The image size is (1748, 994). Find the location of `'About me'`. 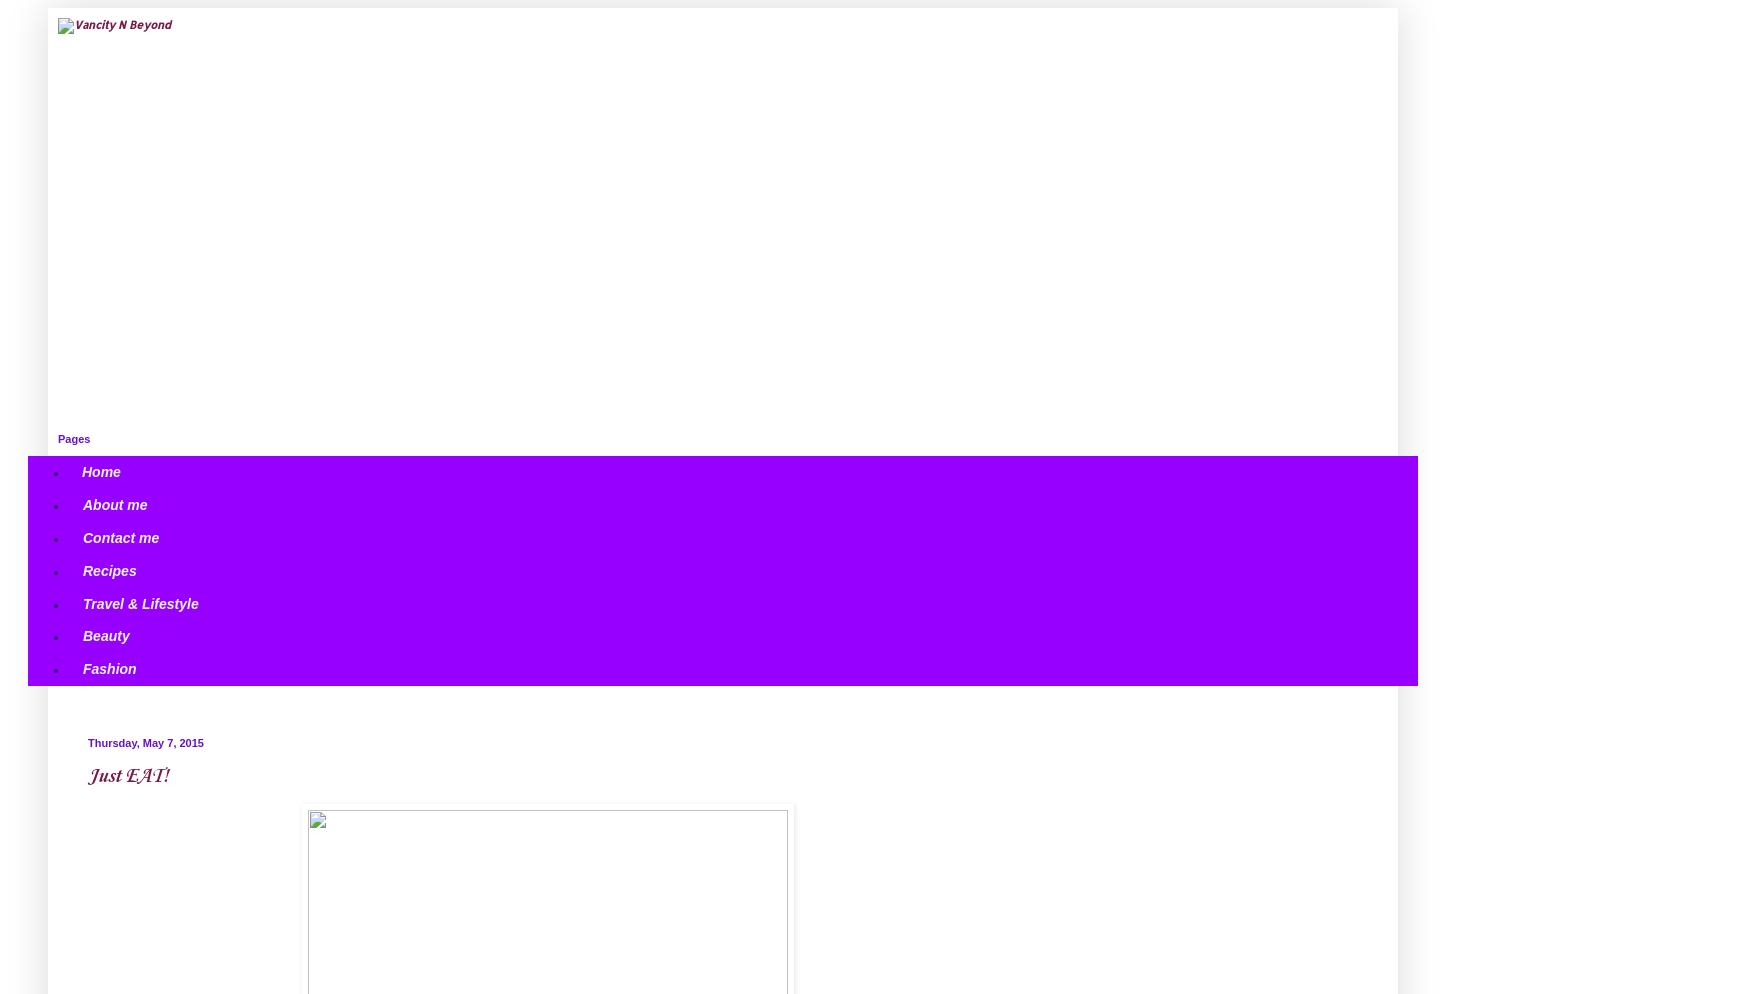

'About me' is located at coordinates (115, 504).